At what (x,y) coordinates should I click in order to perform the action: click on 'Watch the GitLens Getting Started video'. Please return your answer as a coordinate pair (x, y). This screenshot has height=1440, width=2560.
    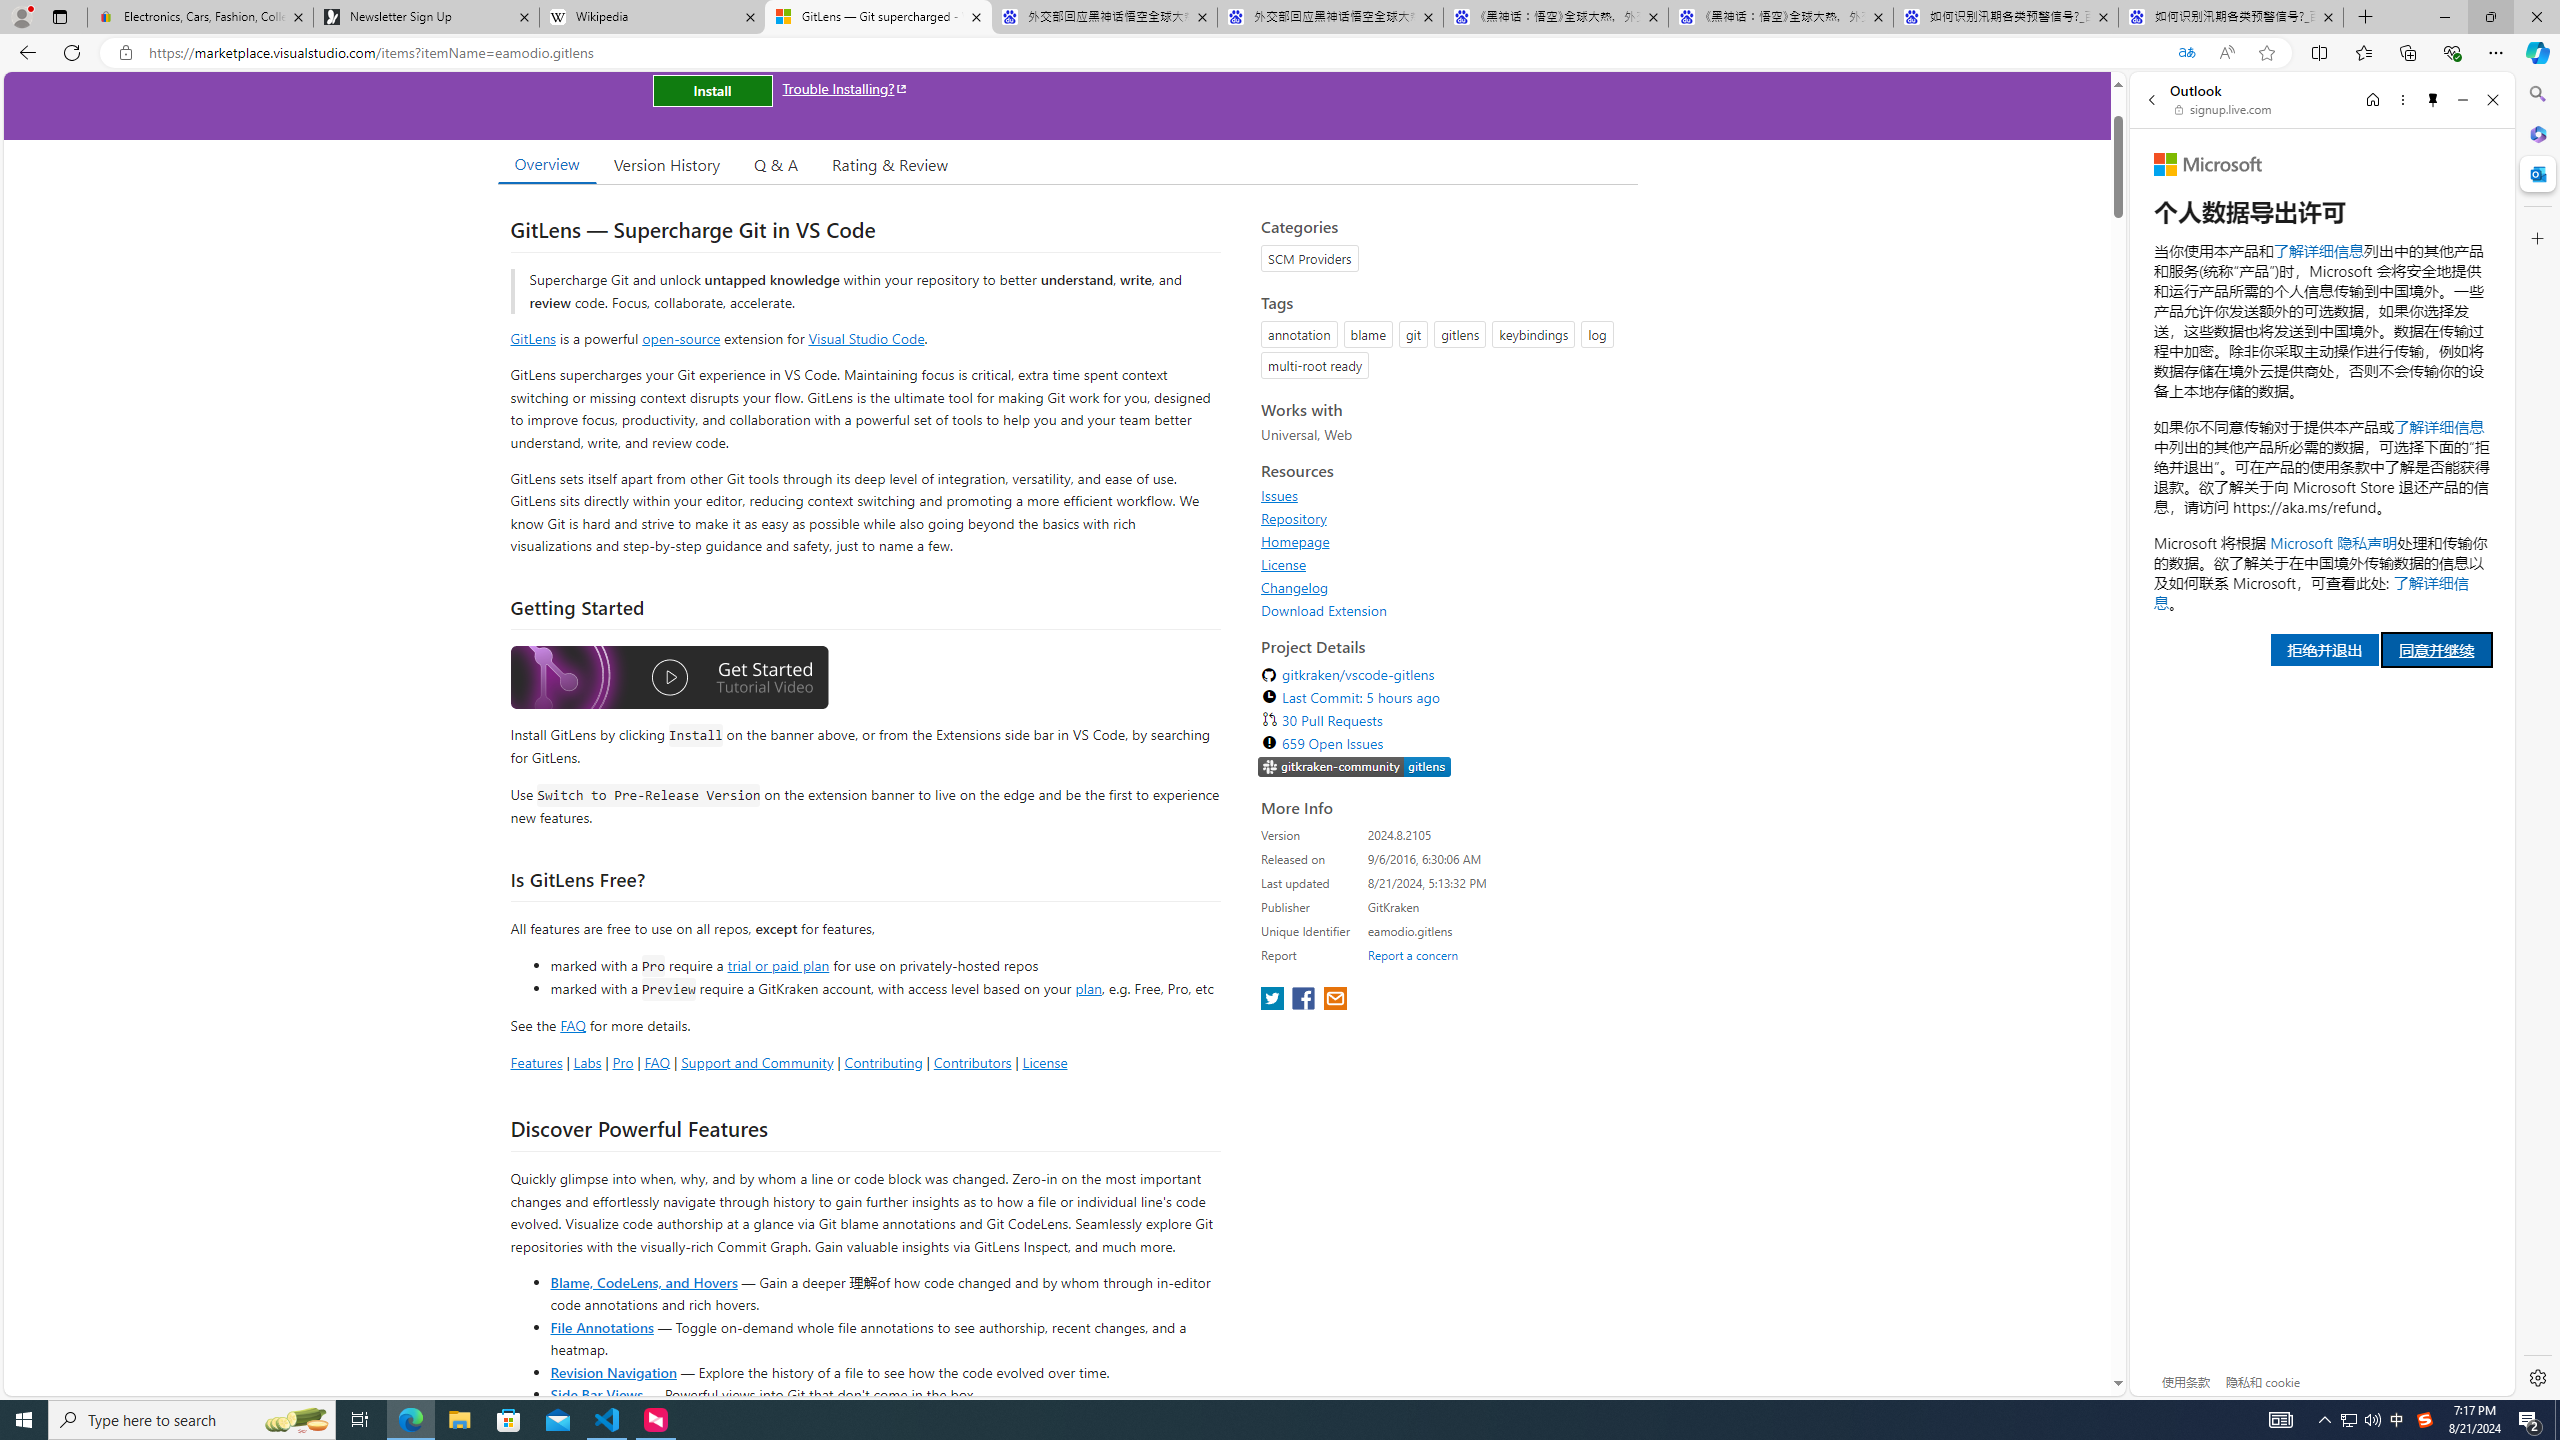
    Looking at the image, I should click on (668, 677).